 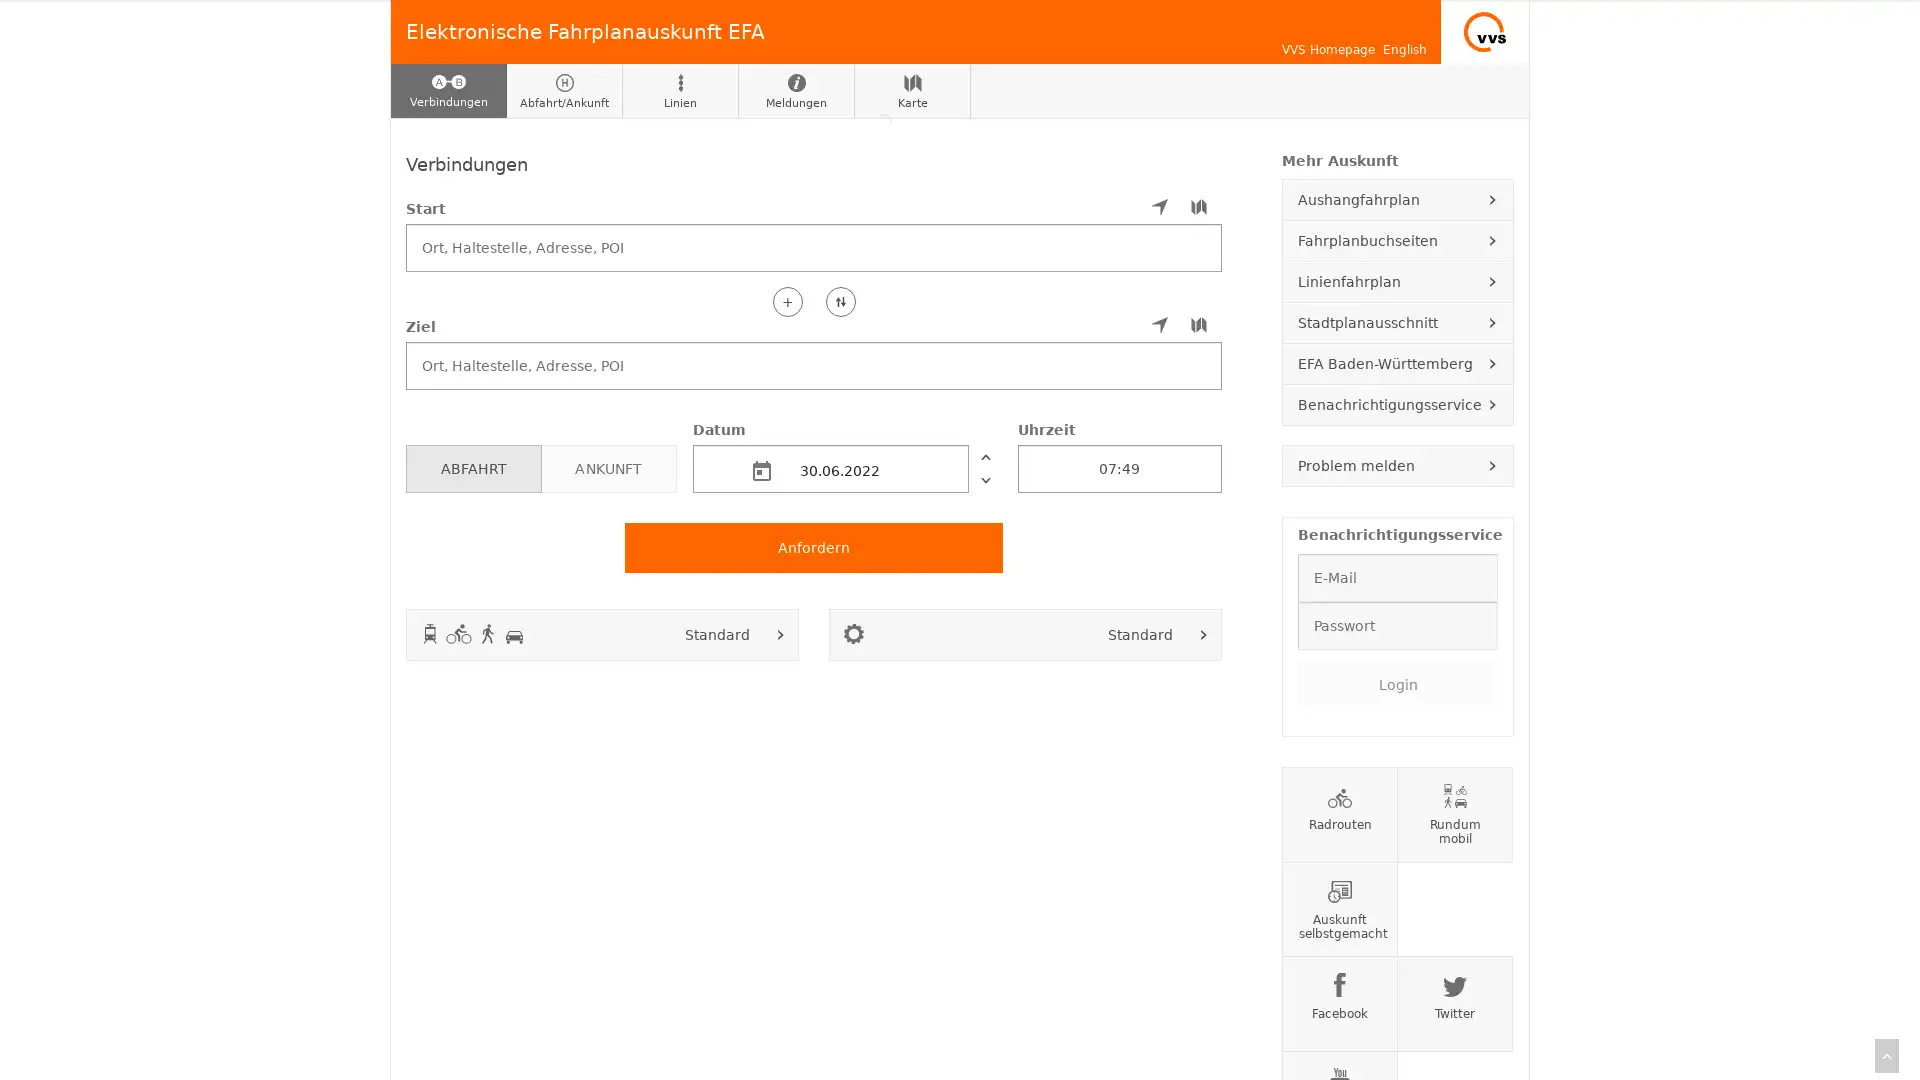 What do you see at coordinates (984, 479) in the screenshot?
I see `nachher` at bounding box center [984, 479].